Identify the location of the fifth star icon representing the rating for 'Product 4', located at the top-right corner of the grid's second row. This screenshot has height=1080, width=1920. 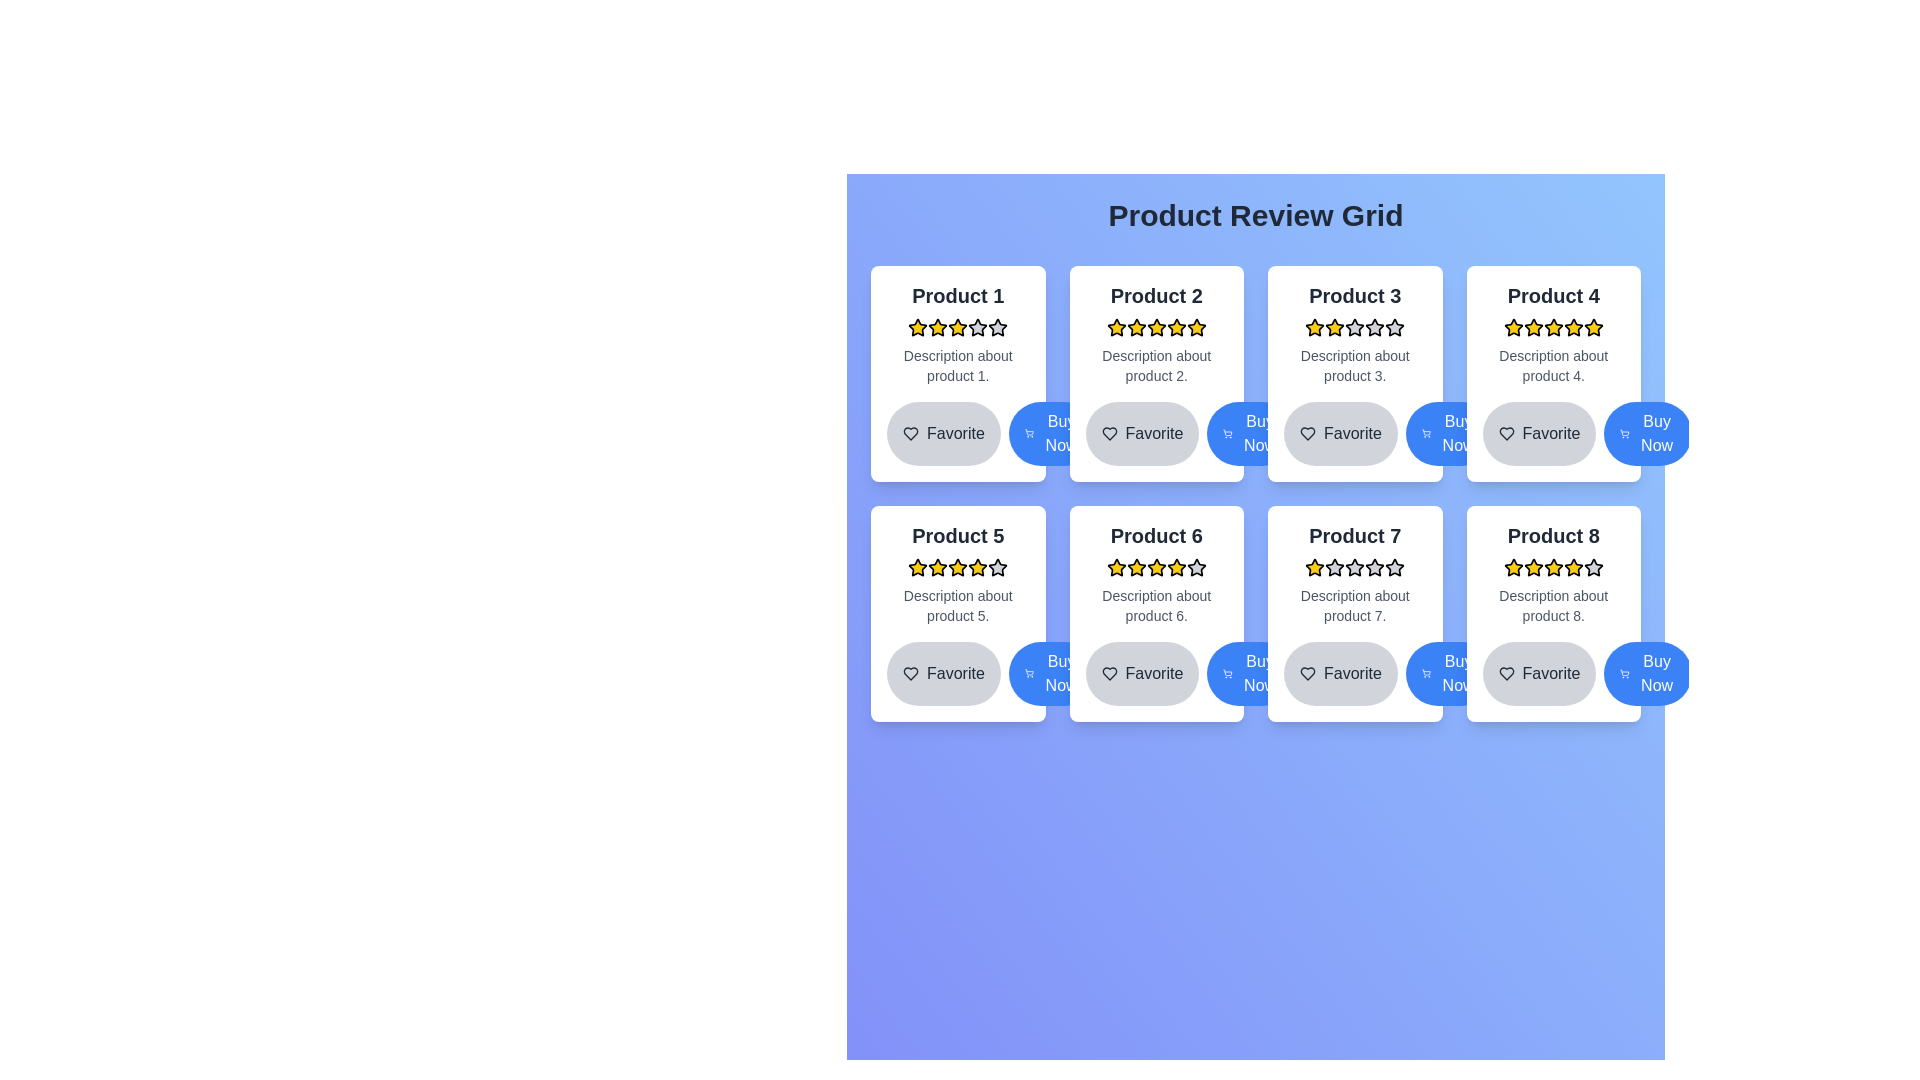
(1592, 326).